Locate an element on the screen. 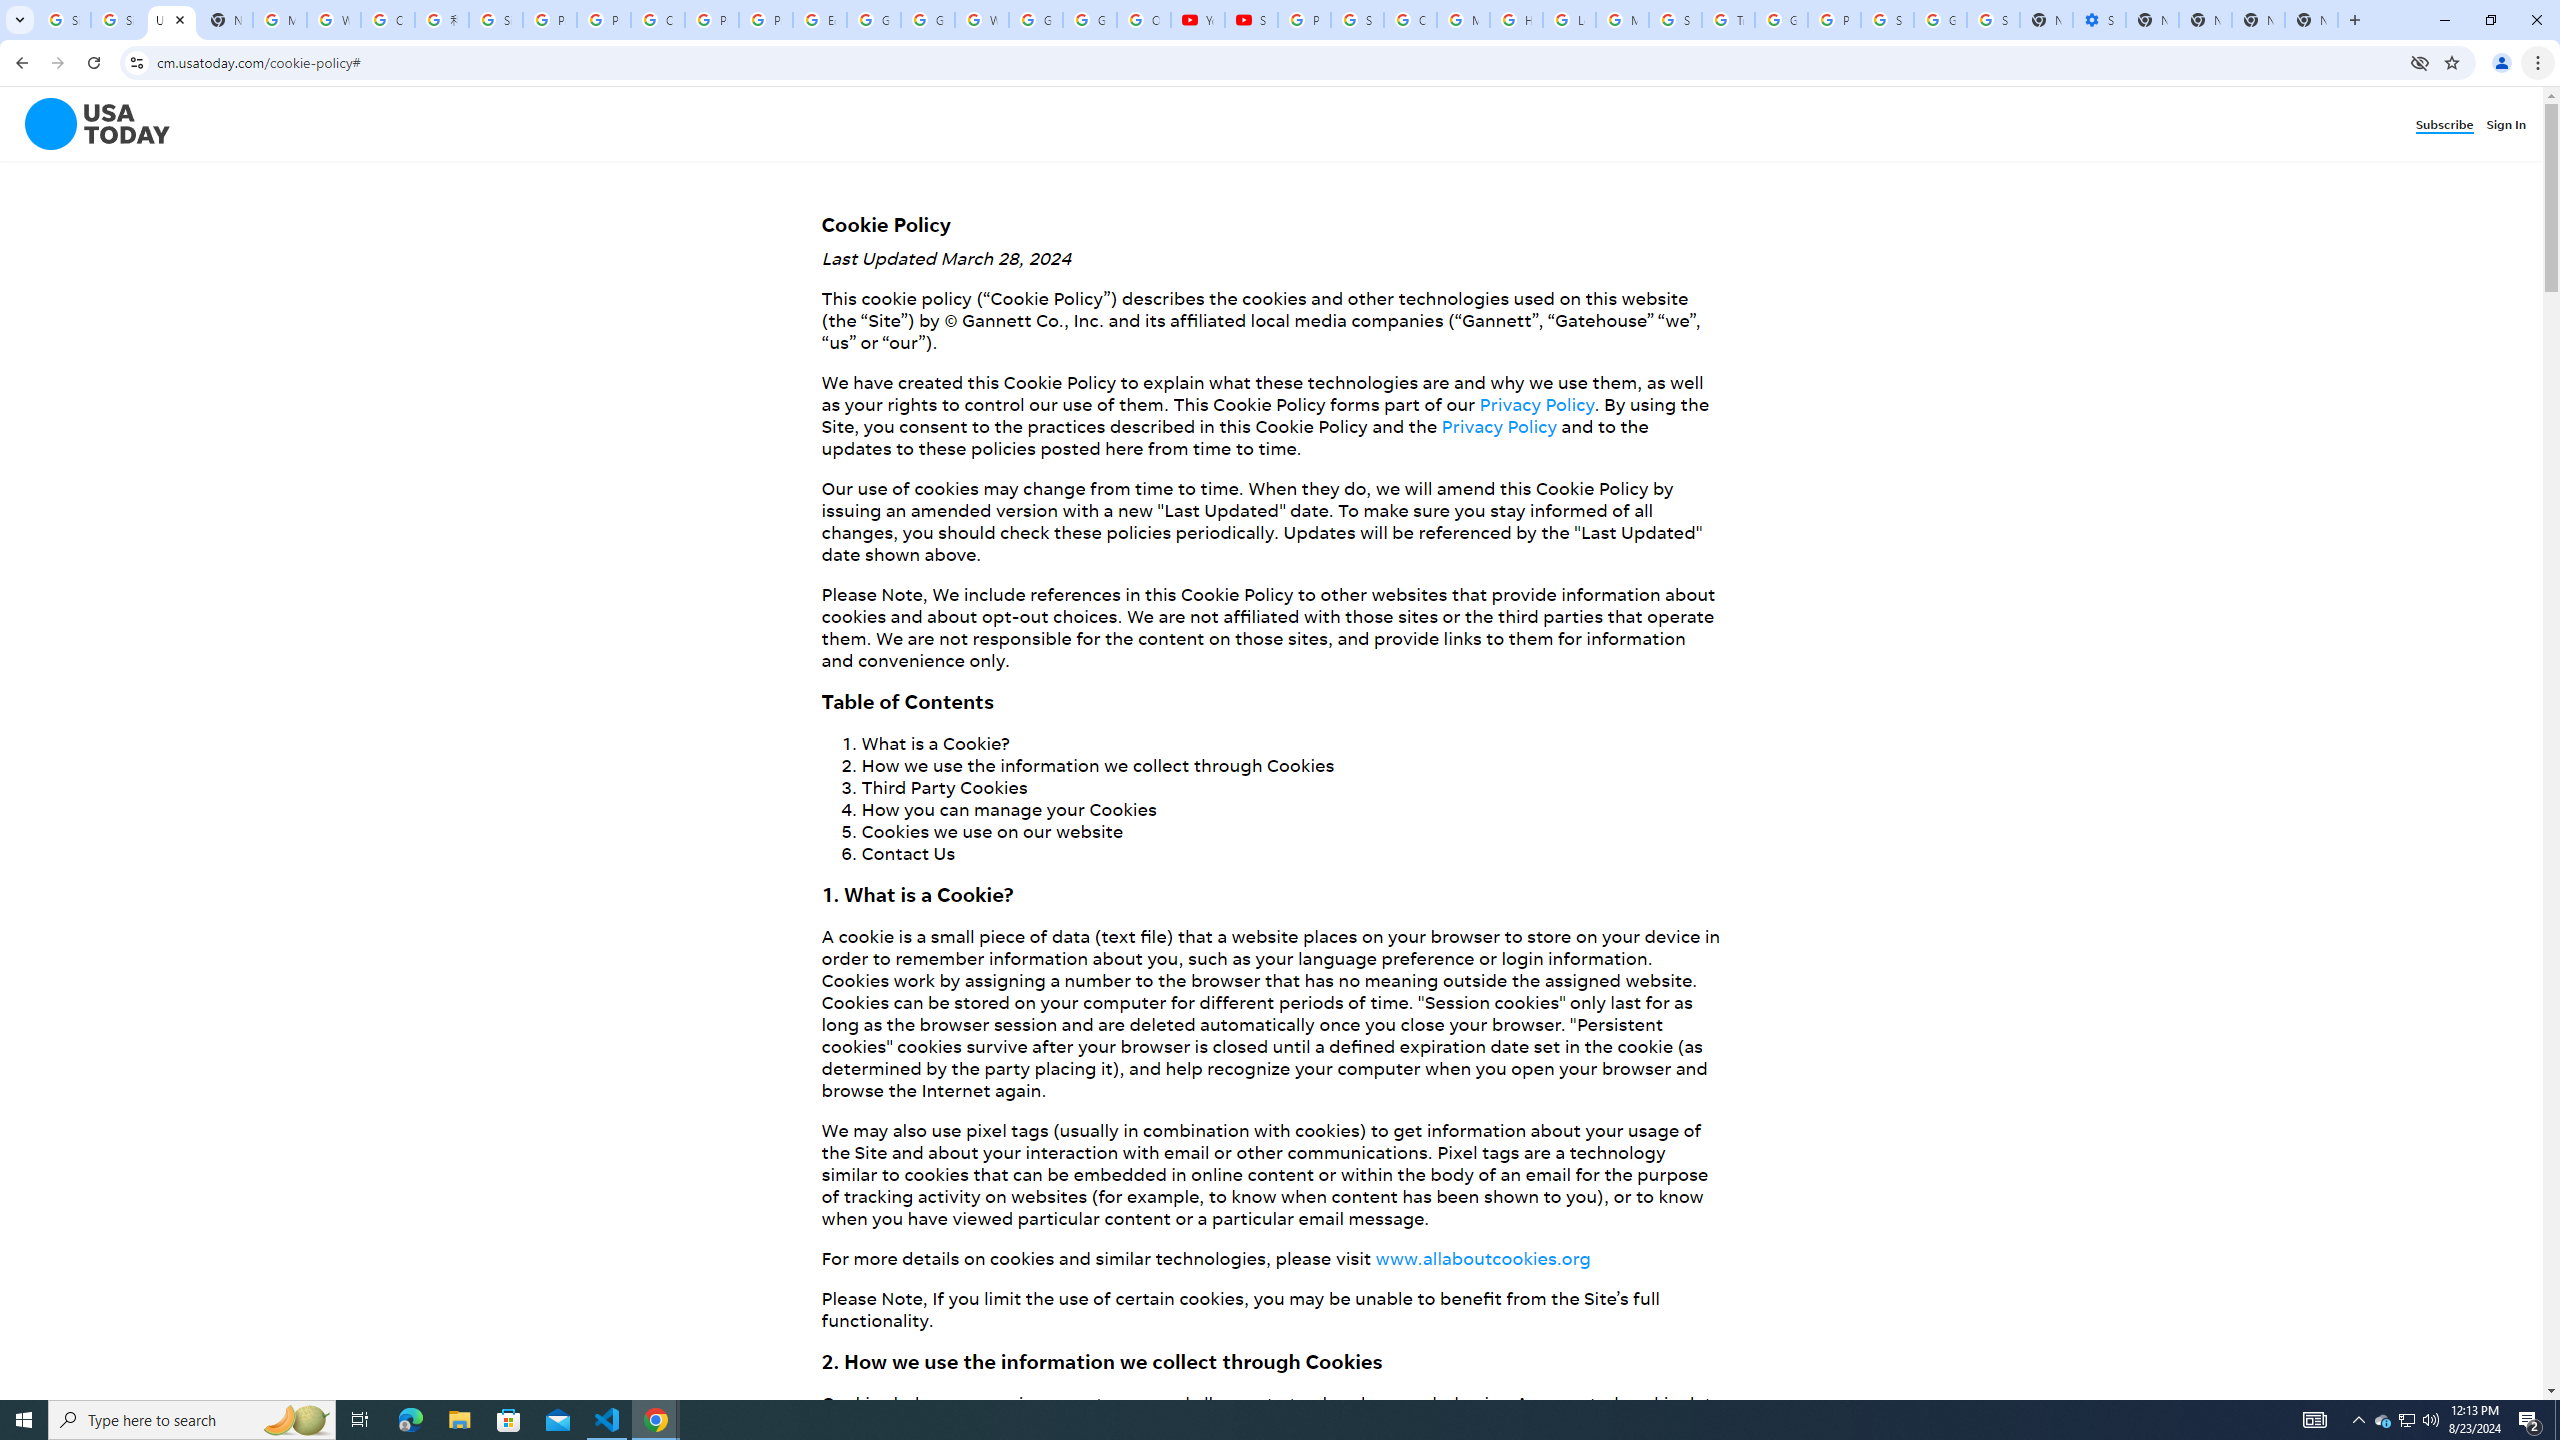 Image resolution: width=2560 pixels, height=1440 pixels. 'Google Cybersecurity Innovations - Google Safety Center' is located at coordinates (1940, 19).